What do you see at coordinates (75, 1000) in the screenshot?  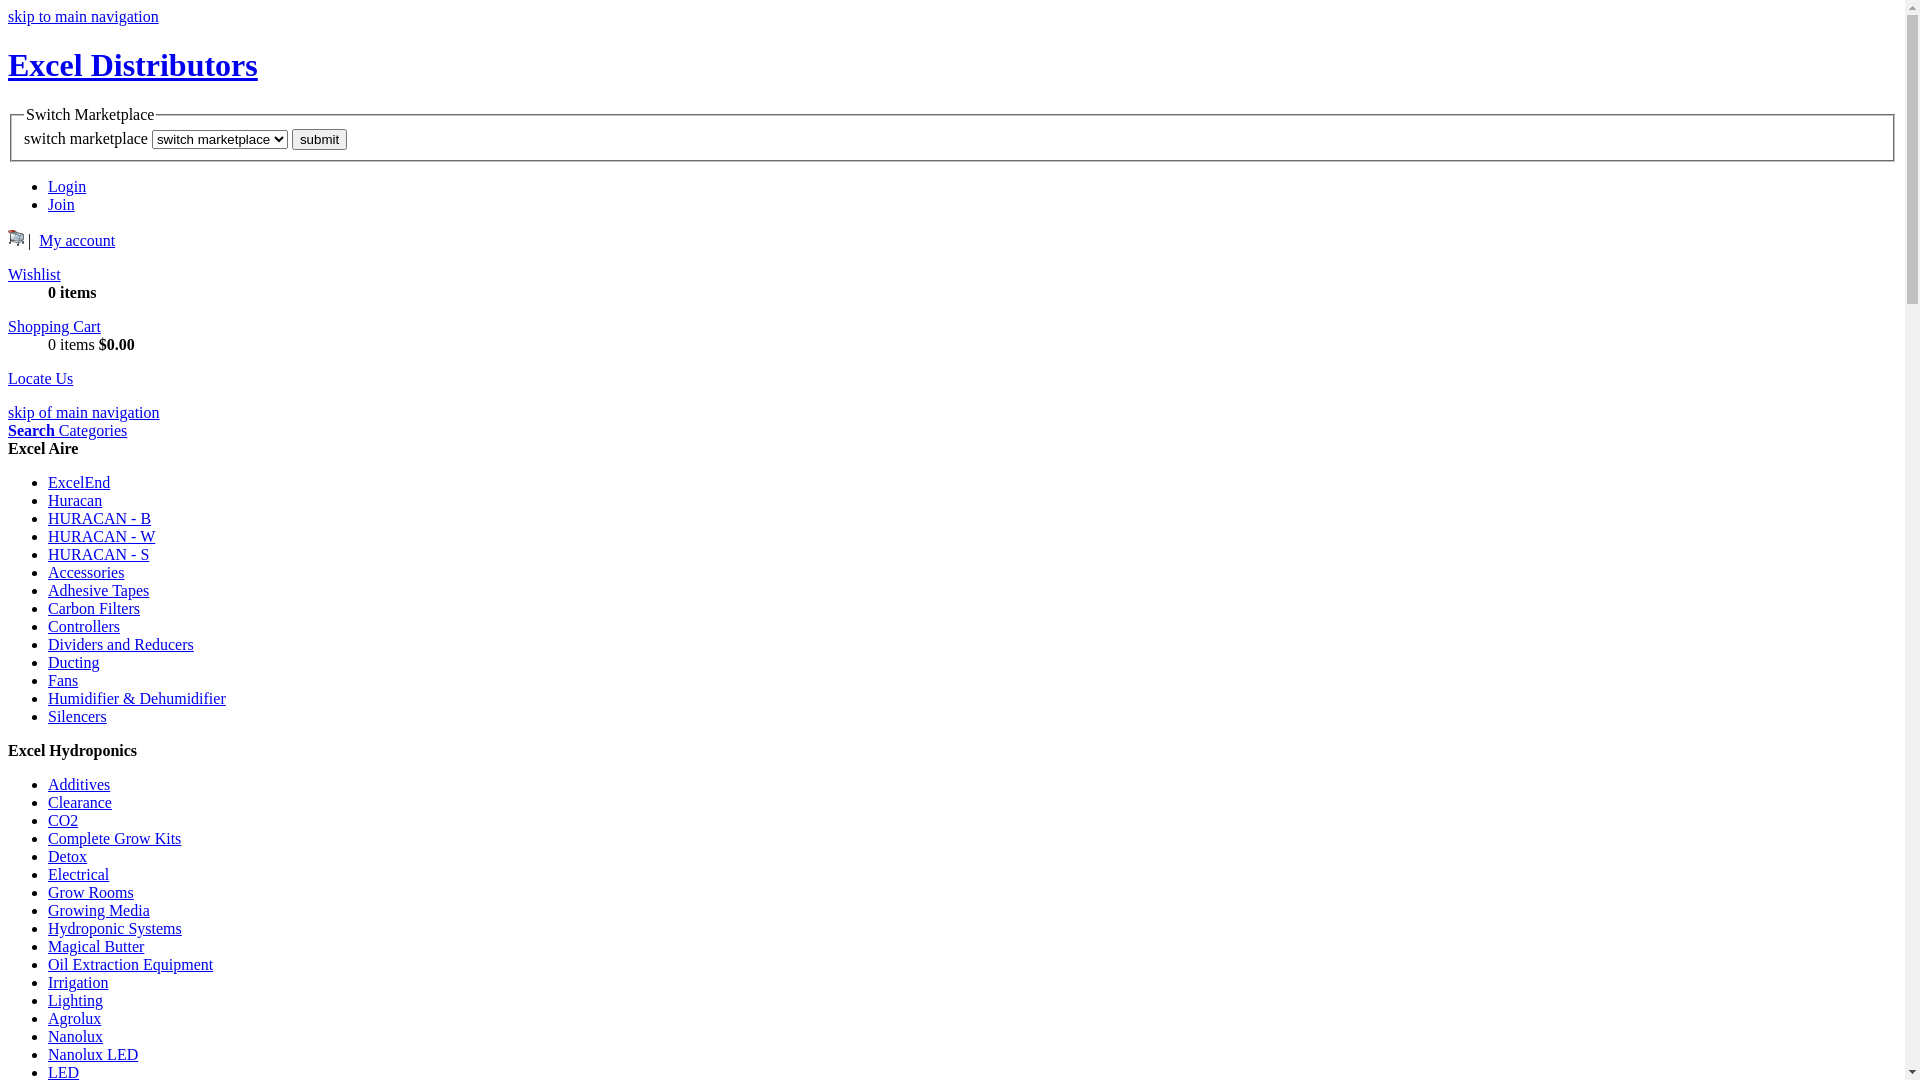 I see `'Lighting'` at bounding box center [75, 1000].